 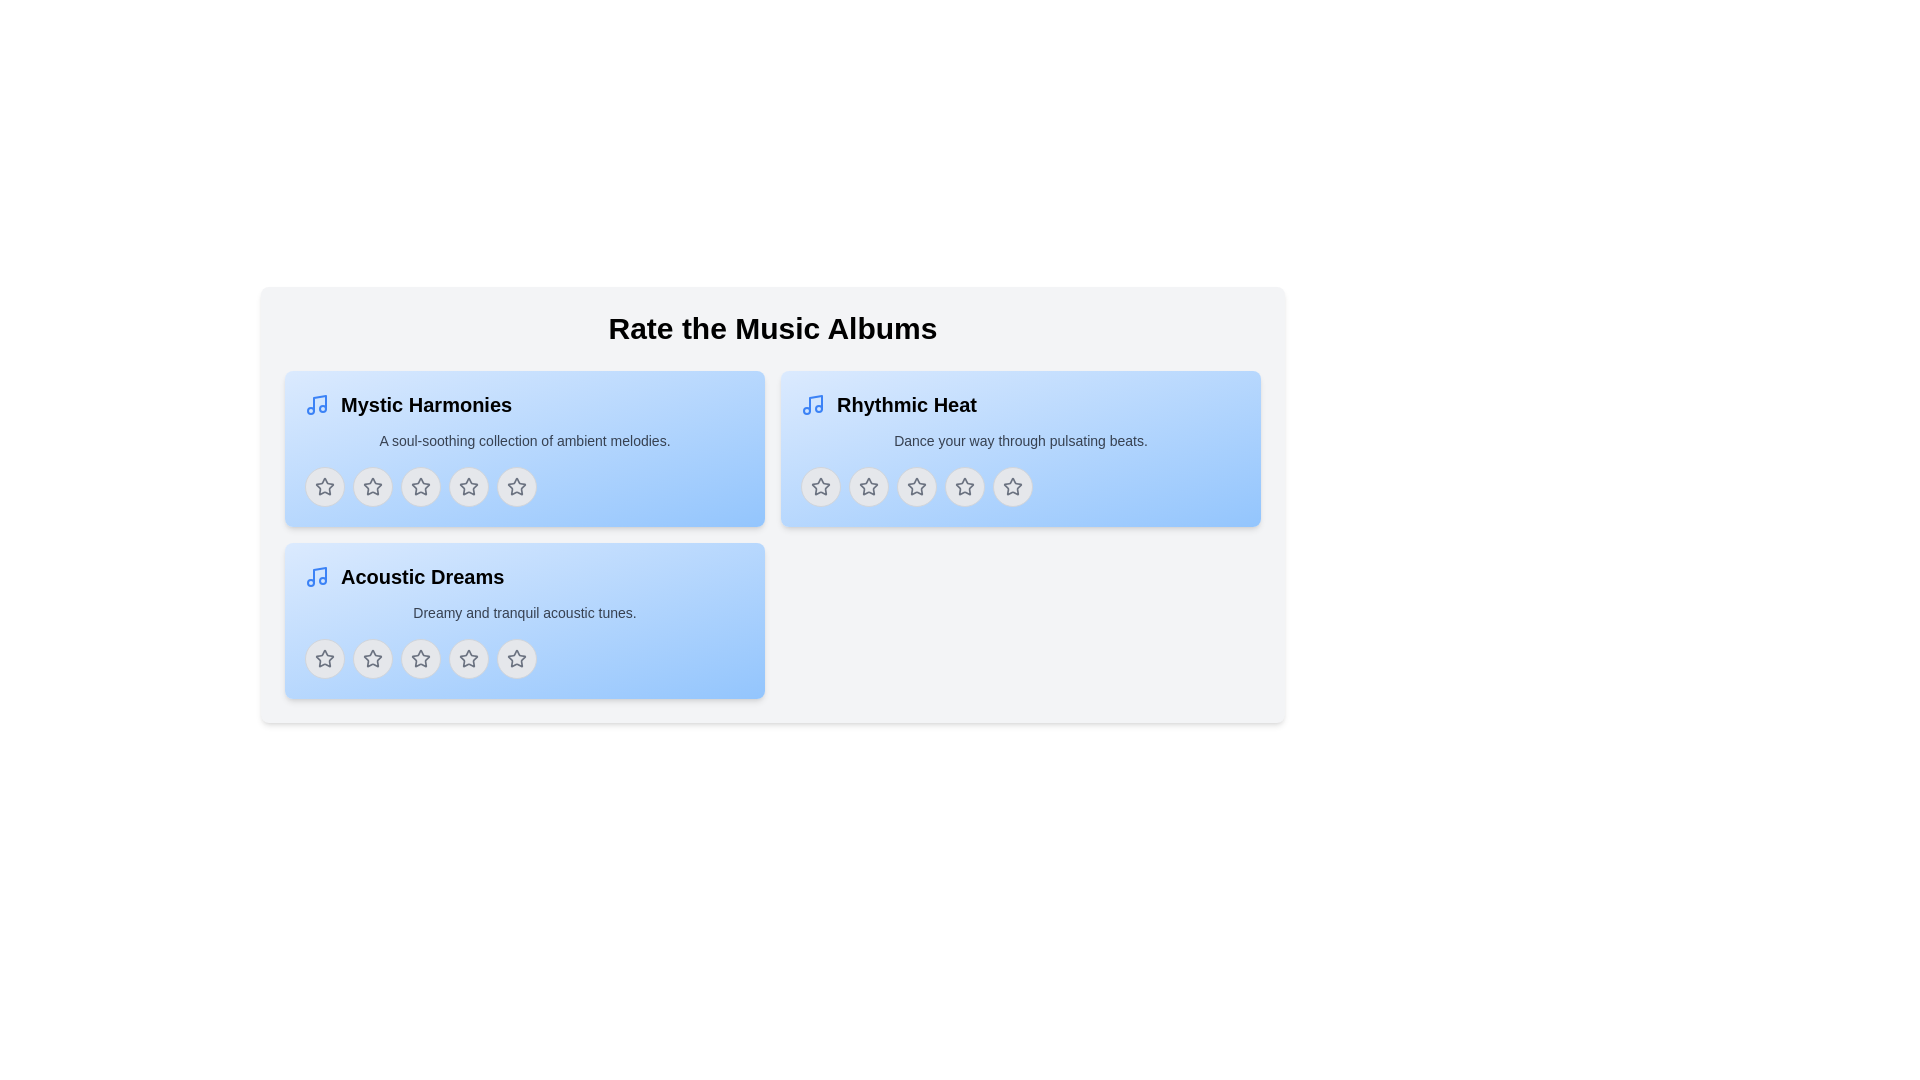 What do you see at coordinates (906, 405) in the screenshot?
I see `the album title text label located in the top-right section of the grid, adjacent to a blue musical note icon and above a description and rating stars` at bounding box center [906, 405].